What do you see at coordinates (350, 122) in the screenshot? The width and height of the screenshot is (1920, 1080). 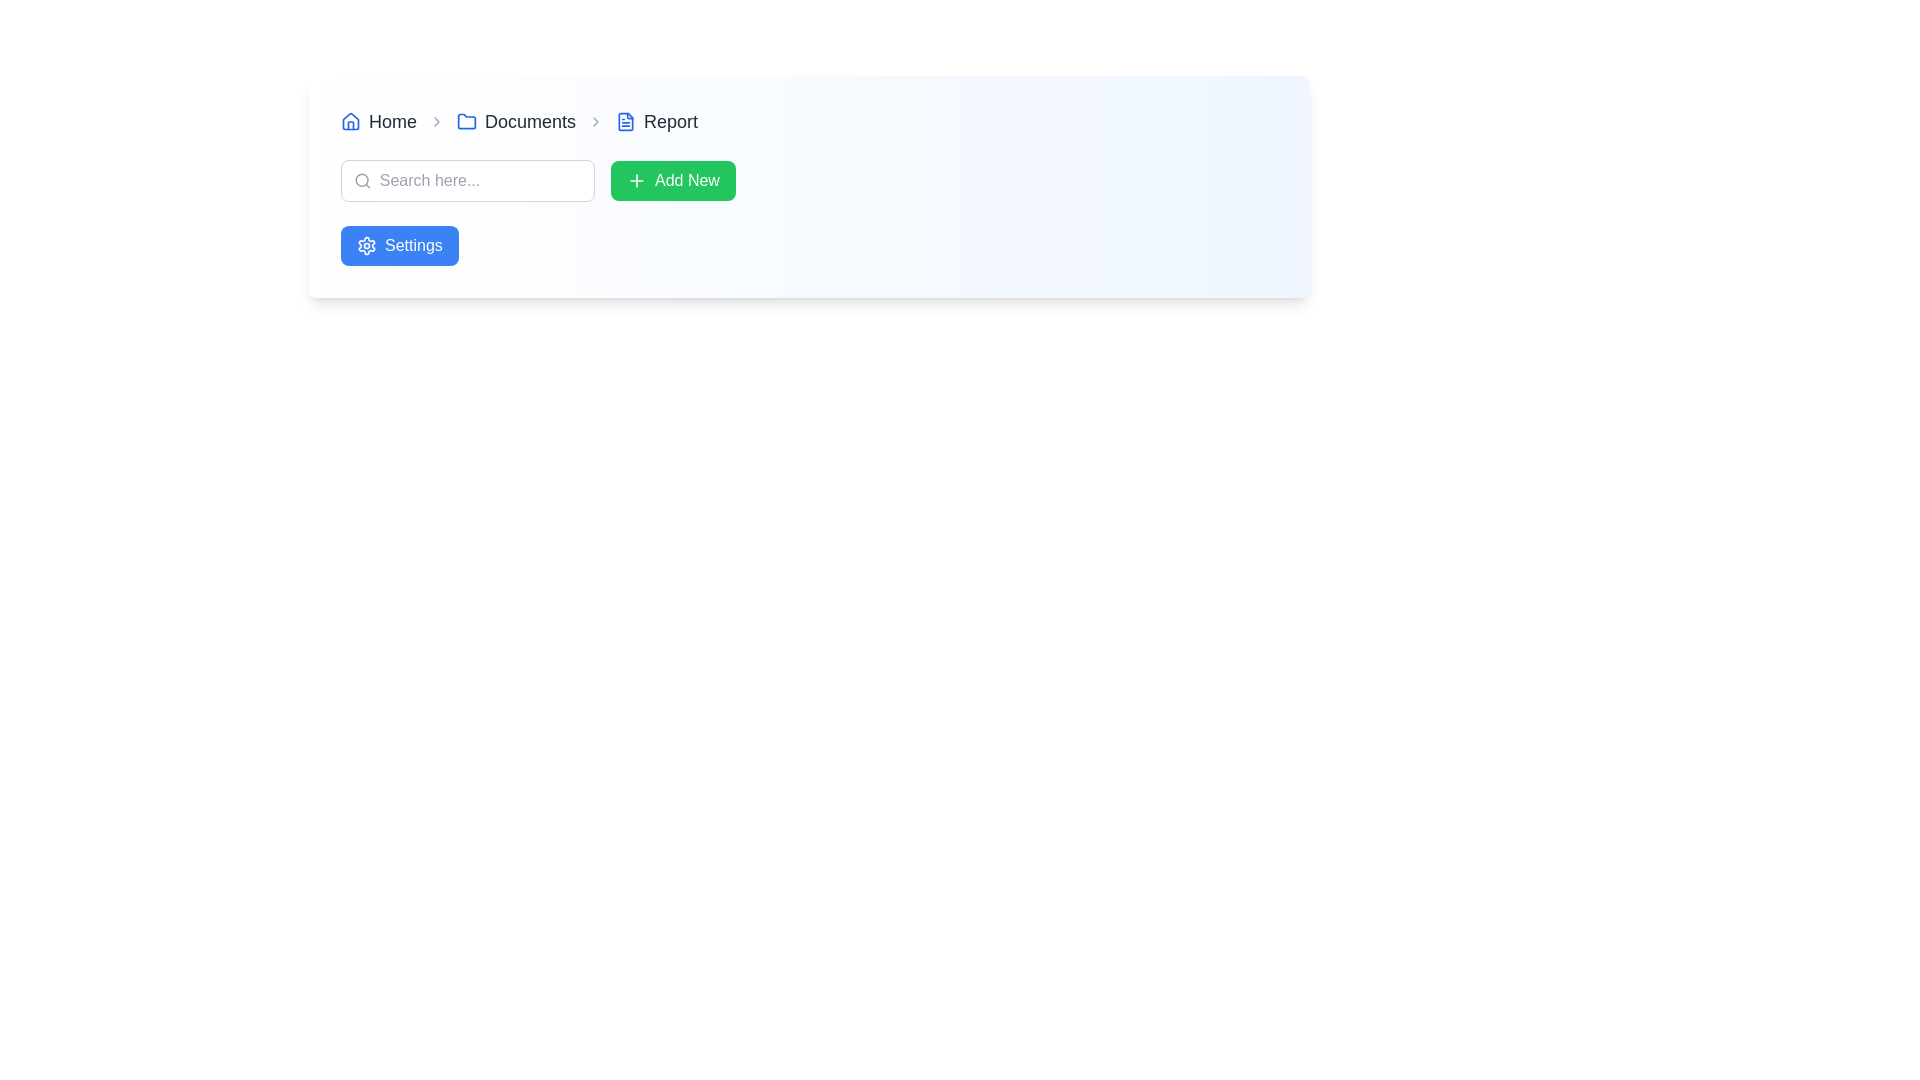 I see `the house icon located at the top-left corner of the interface, preceding the text 'Home' in the breadcrumb navigation` at bounding box center [350, 122].